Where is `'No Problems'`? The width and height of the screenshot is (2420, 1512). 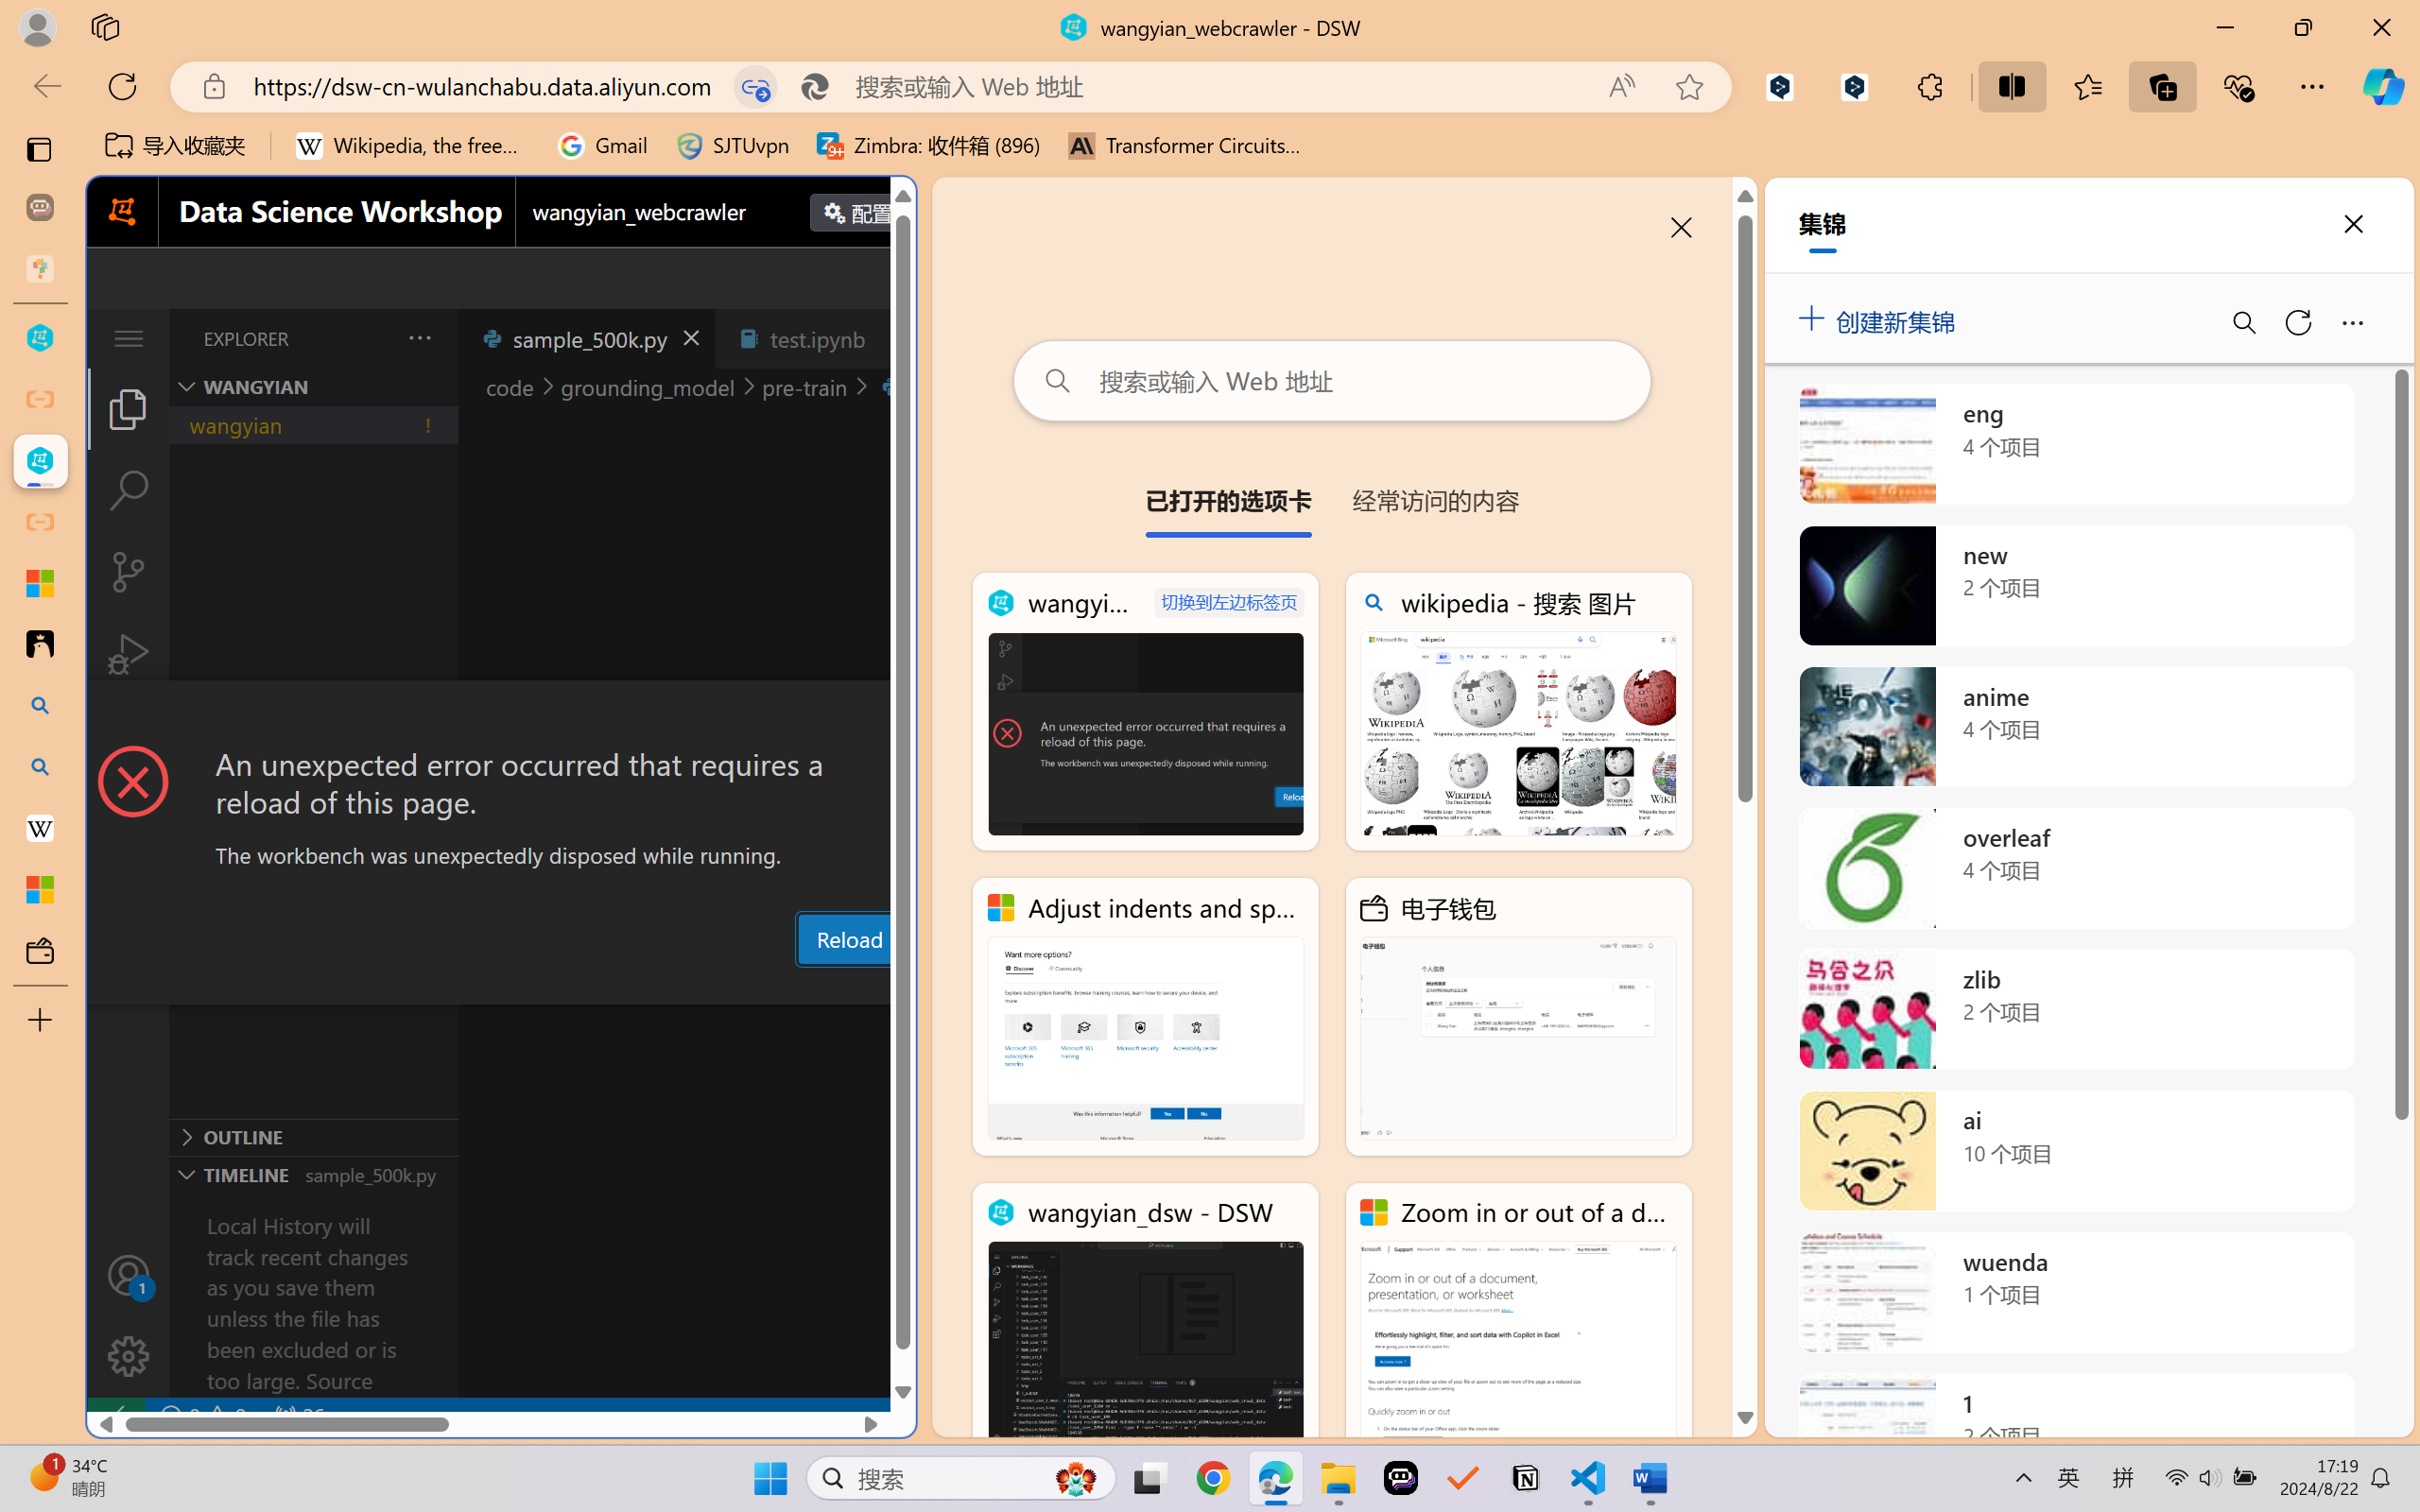 'No Problems' is located at coordinates (200, 1415).